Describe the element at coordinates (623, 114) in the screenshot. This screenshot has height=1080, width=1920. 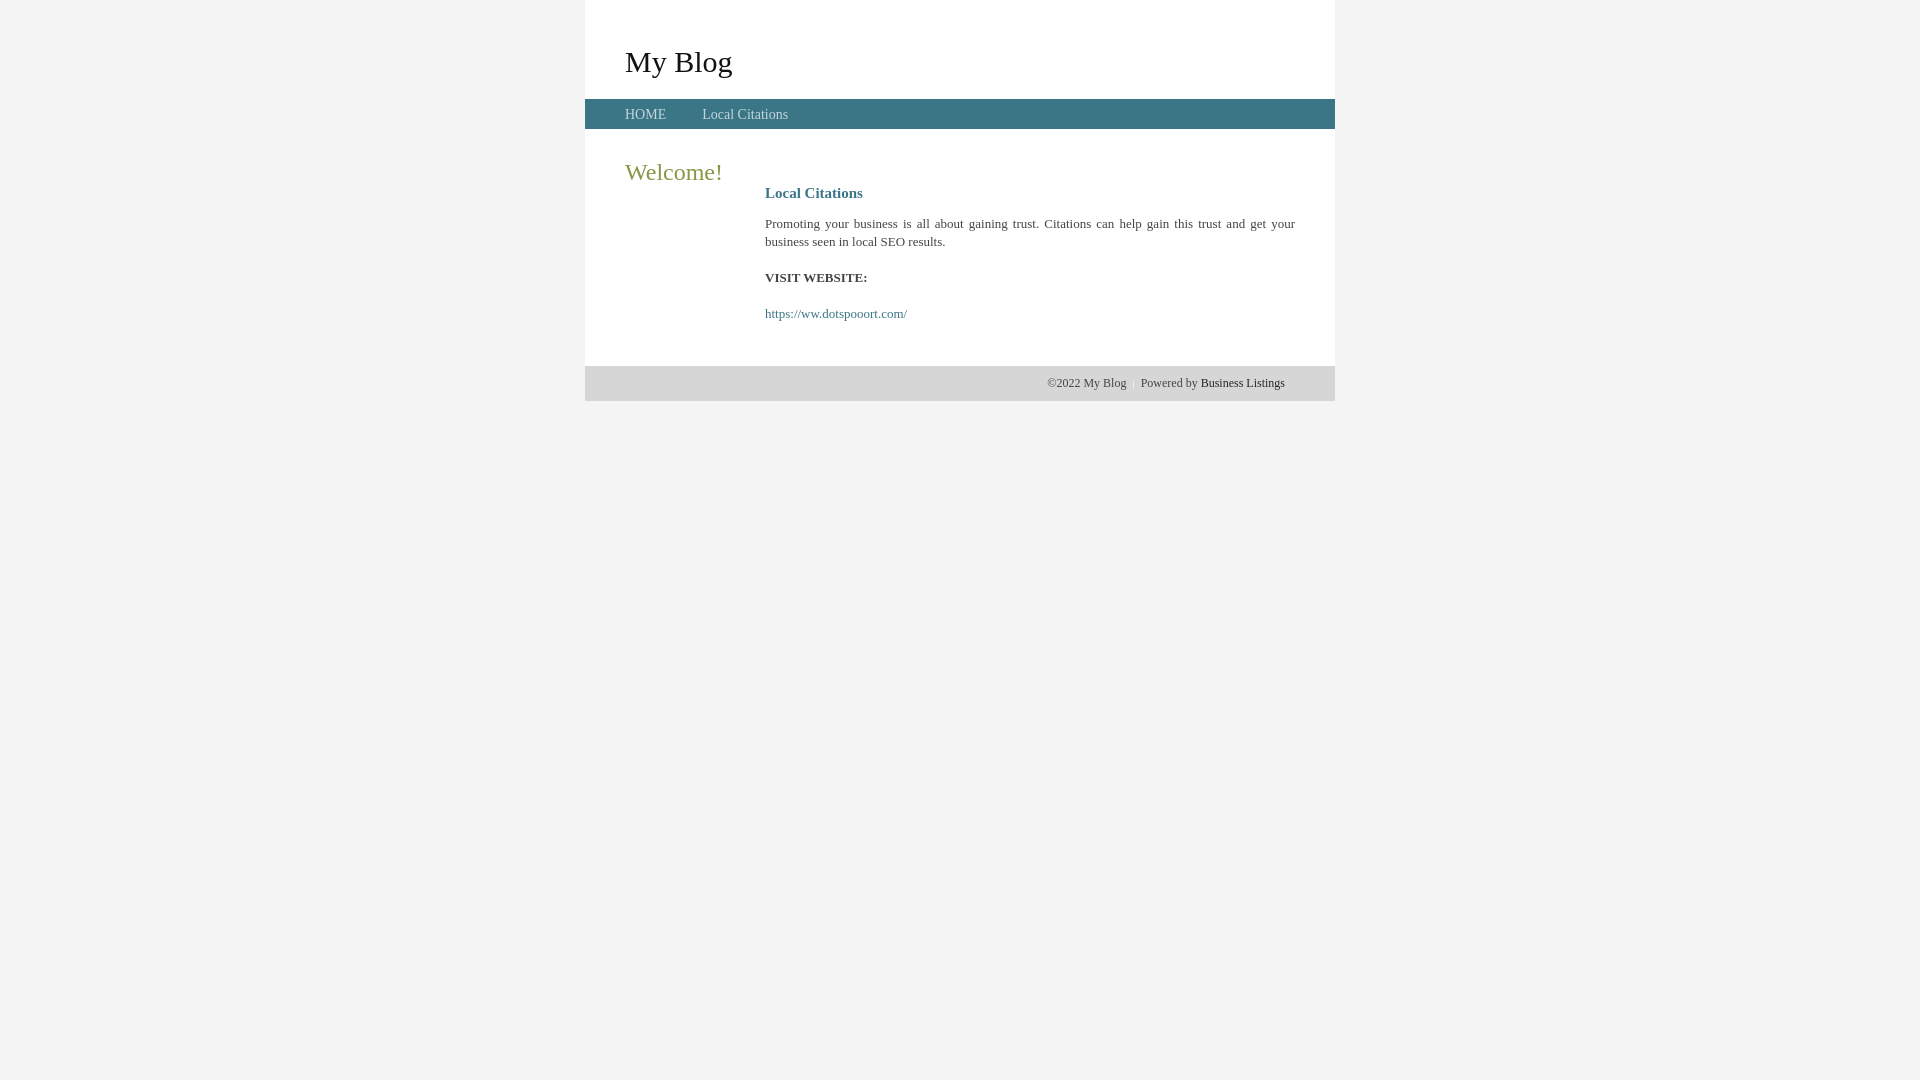
I see `'HOME'` at that location.